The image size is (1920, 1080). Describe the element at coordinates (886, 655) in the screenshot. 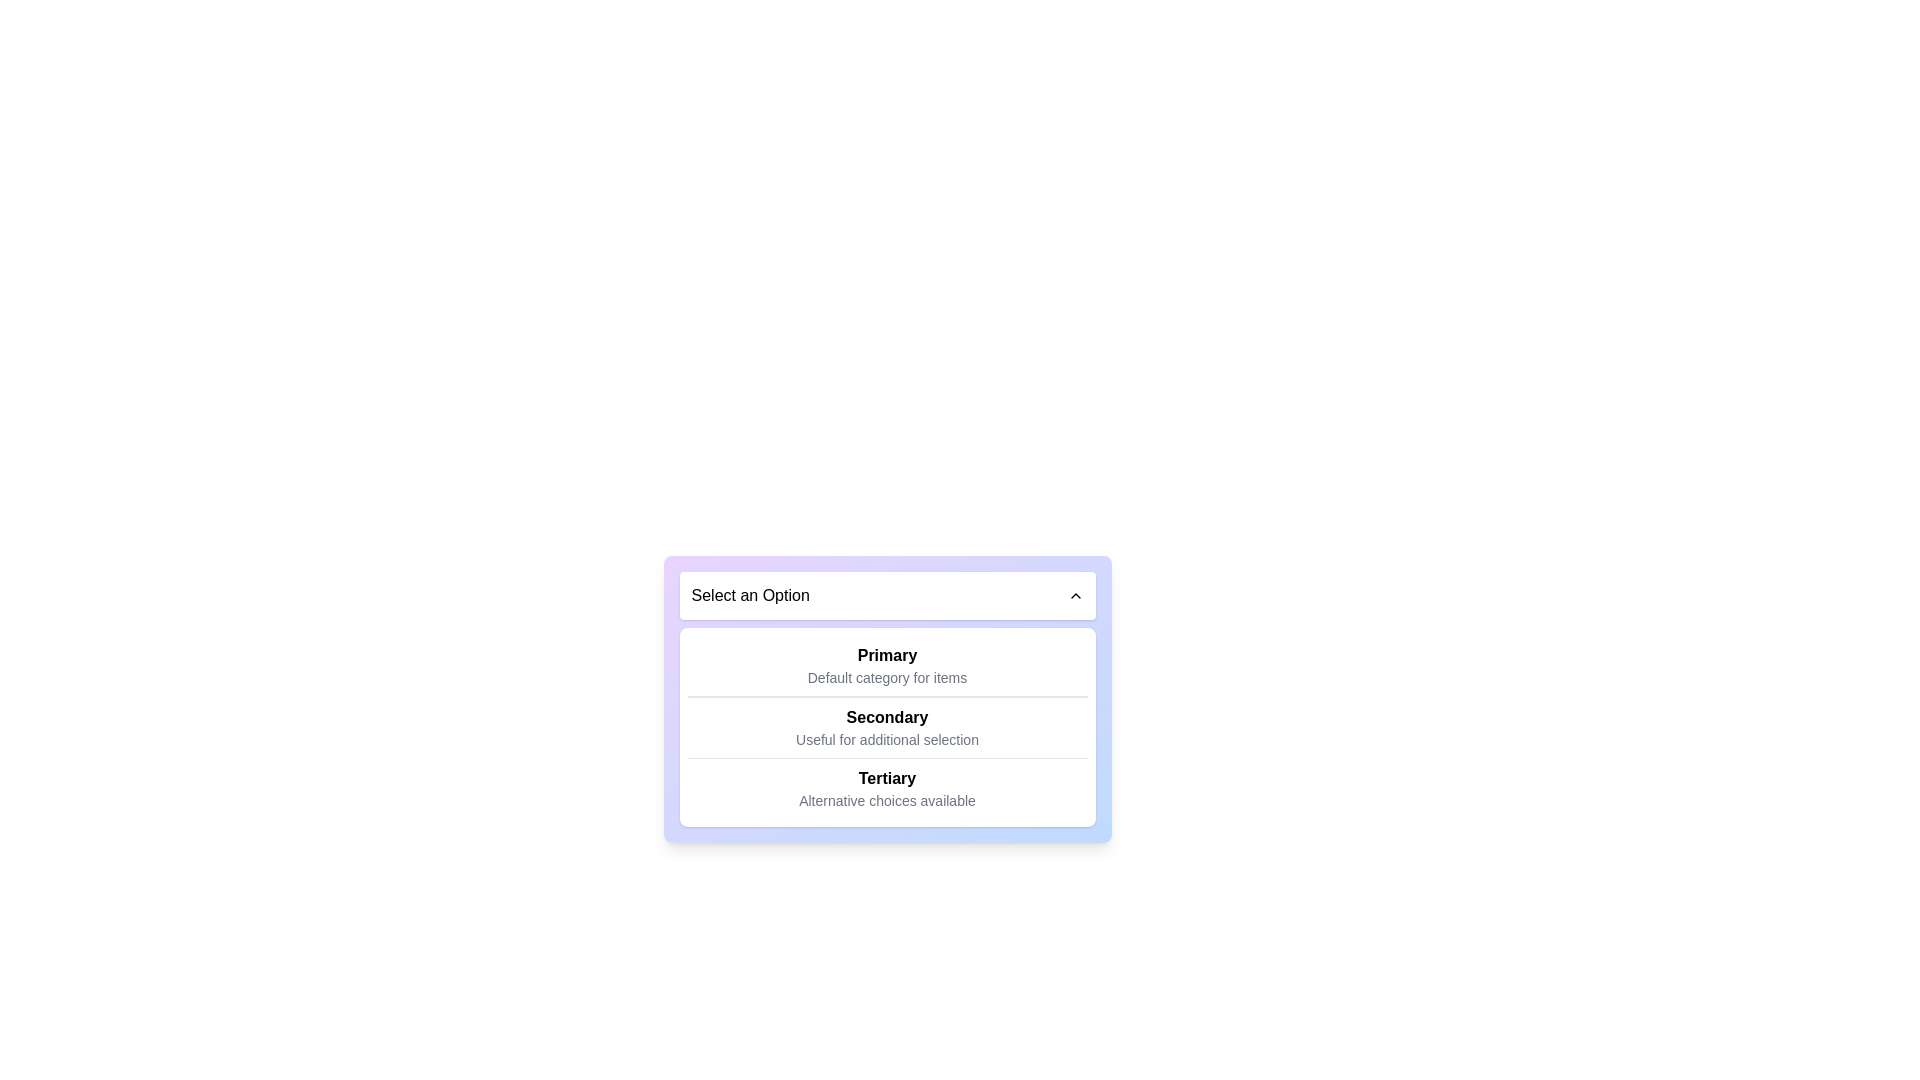

I see `the 'Primary' text label` at that location.